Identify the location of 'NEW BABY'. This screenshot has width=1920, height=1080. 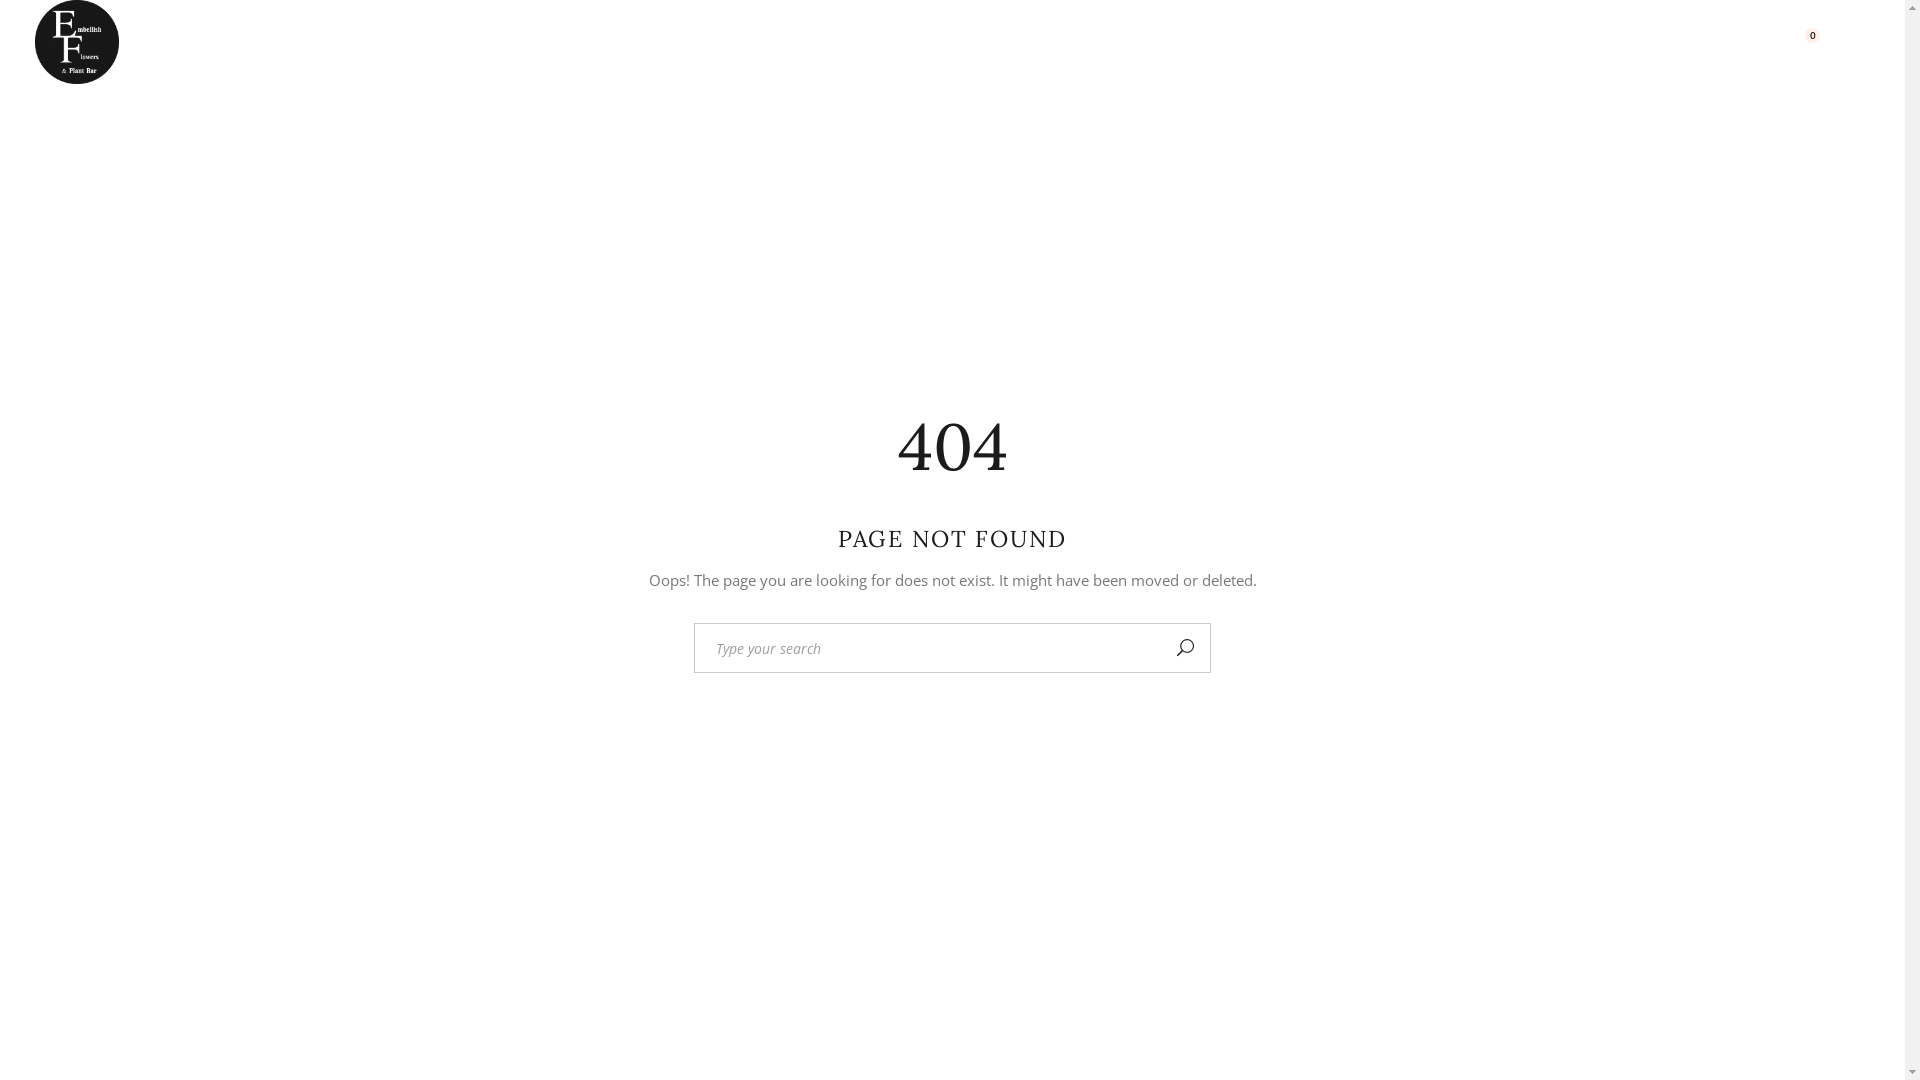
(549, 42).